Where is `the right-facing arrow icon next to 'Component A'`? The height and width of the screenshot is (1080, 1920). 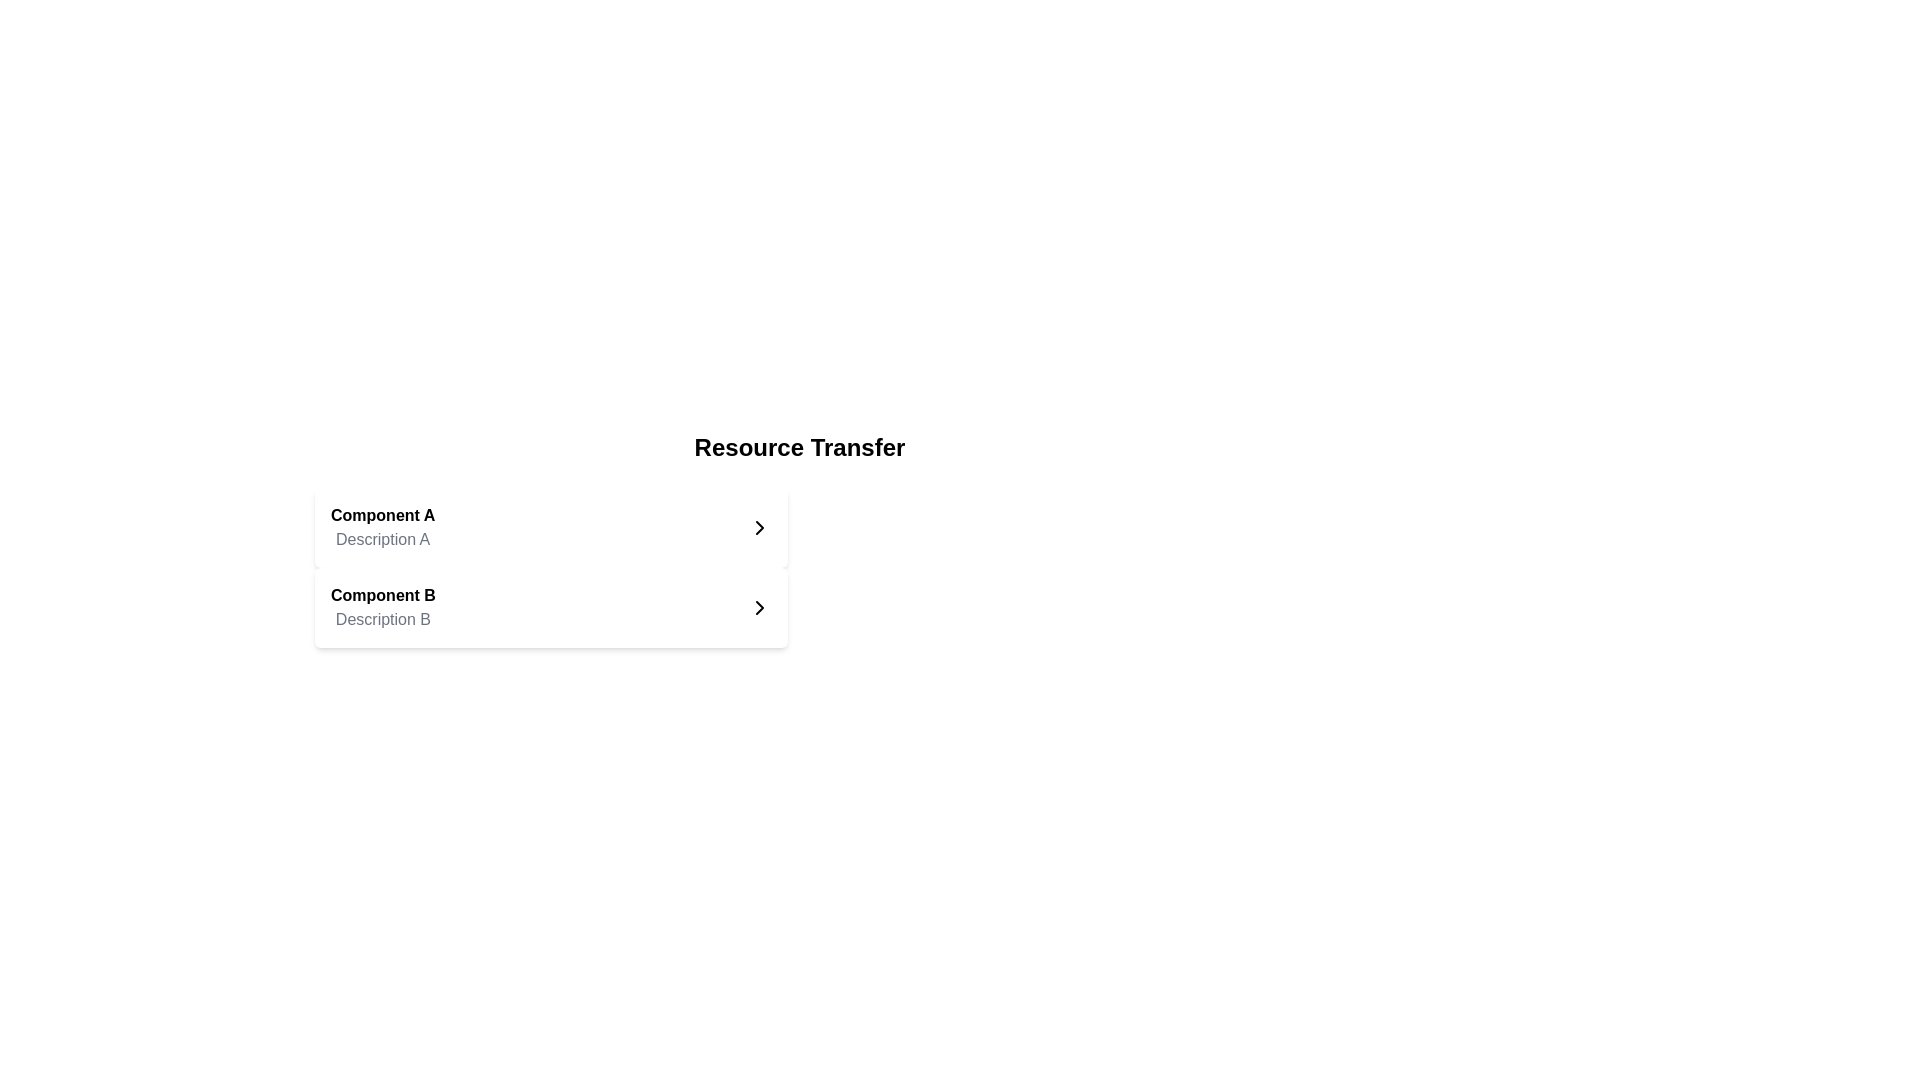
the right-facing arrow icon next to 'Component A' is located at coordinates (758, 527).